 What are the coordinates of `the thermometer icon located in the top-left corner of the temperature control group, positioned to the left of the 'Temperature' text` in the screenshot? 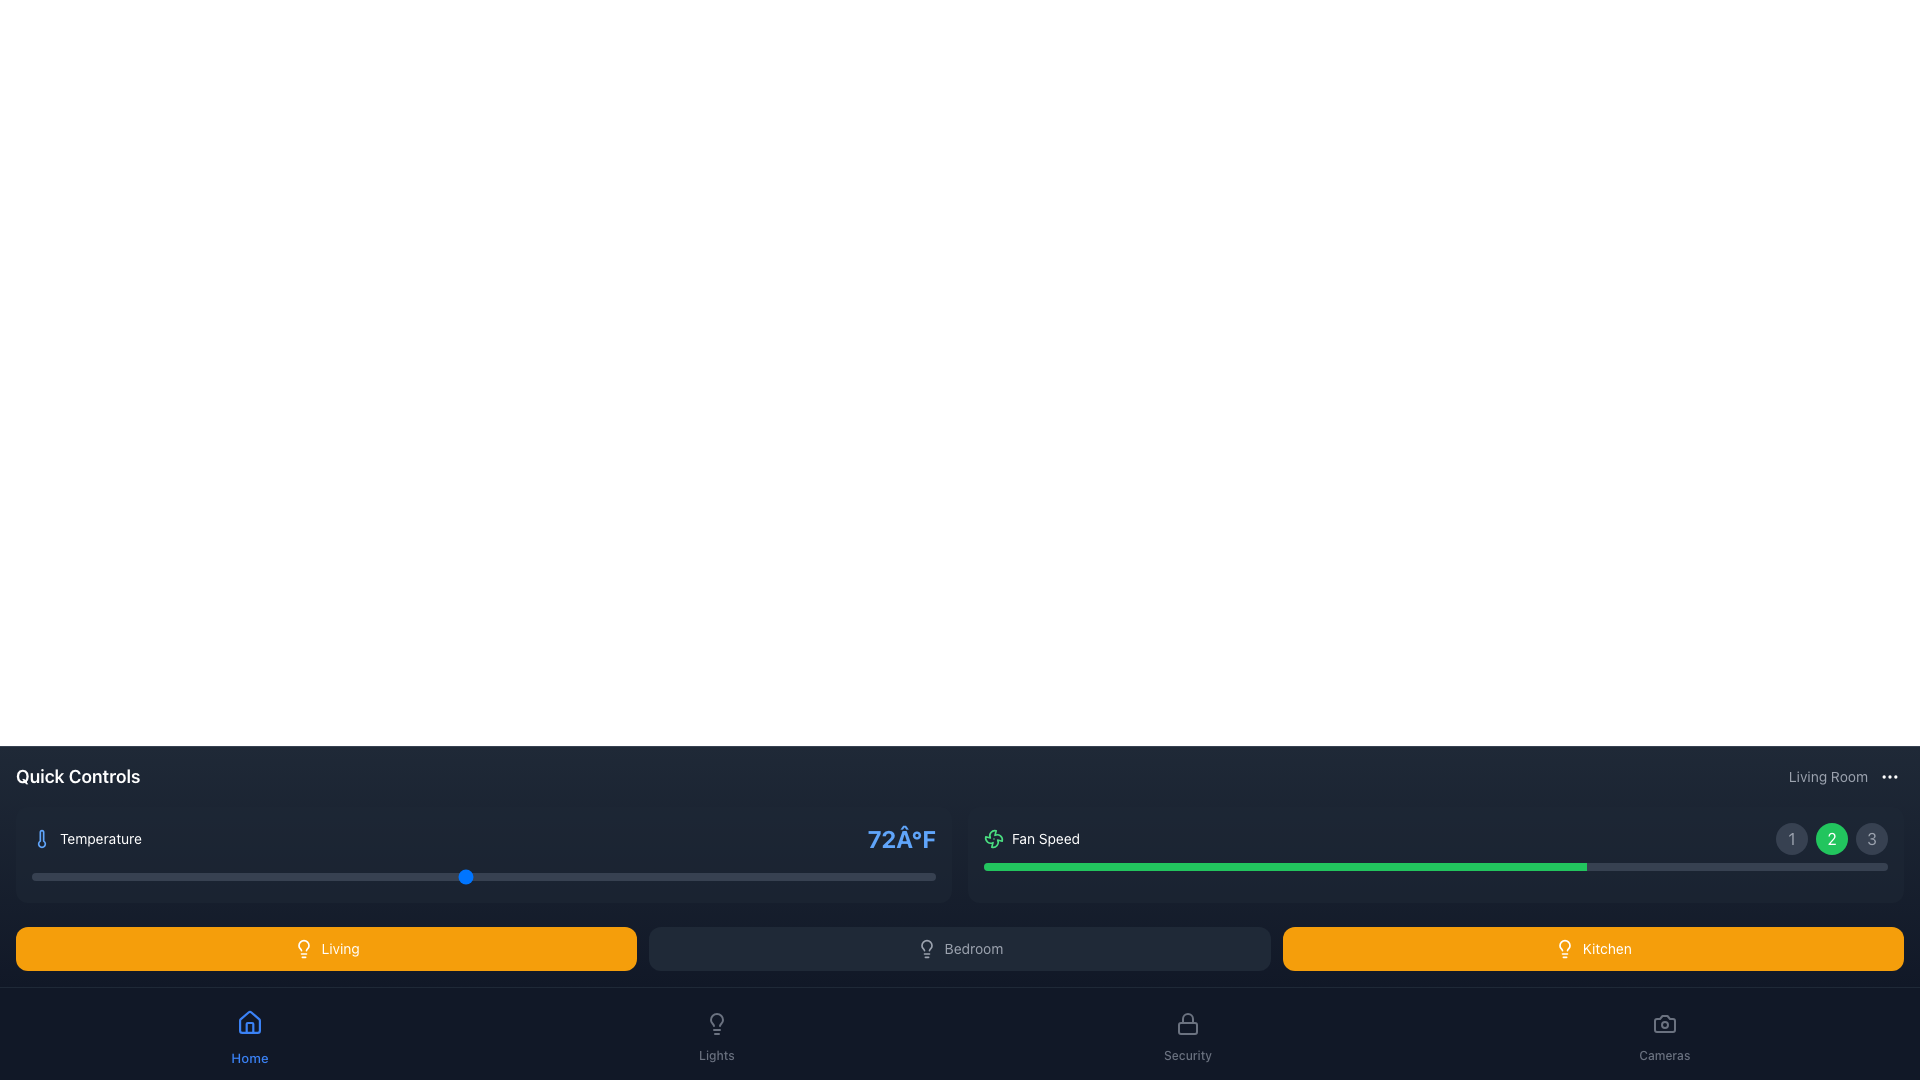 It's located at (42, 839).